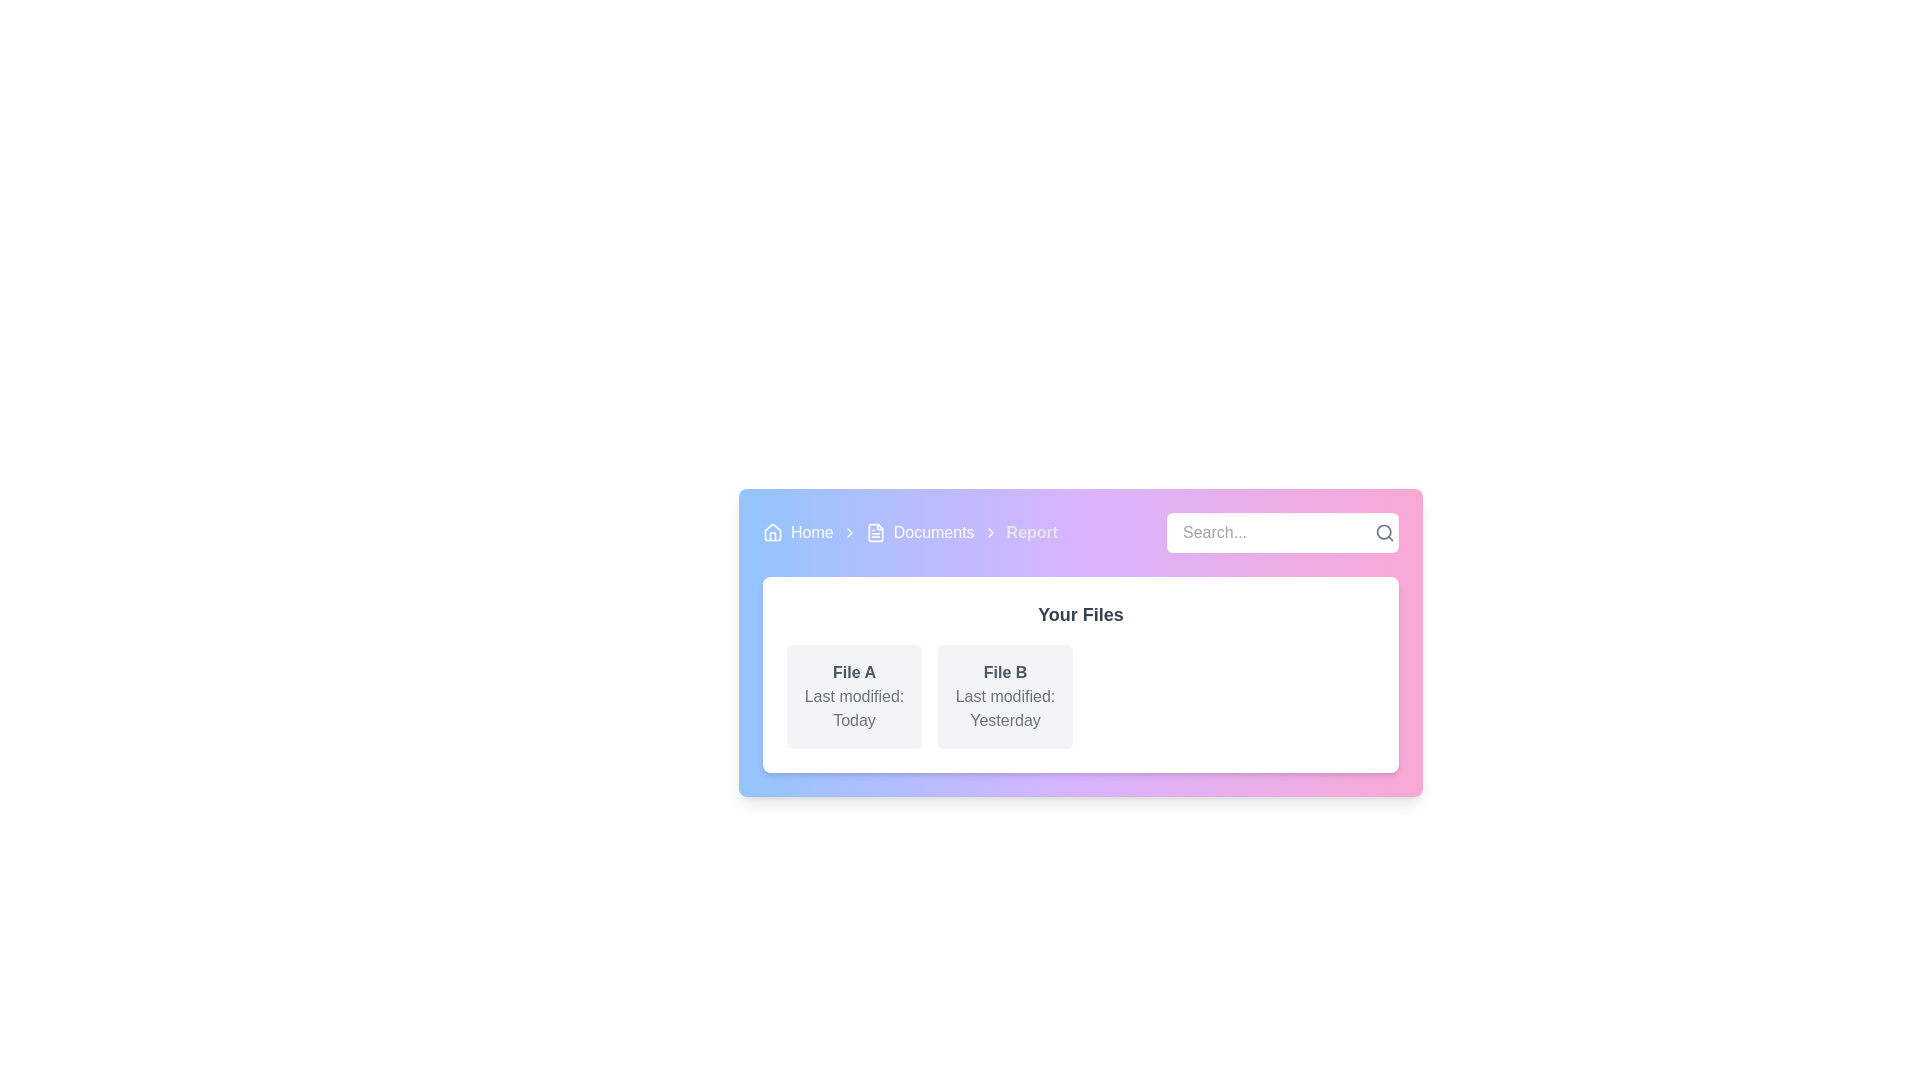 The height and width of the screenshot is (1080, 1920). What do you see at coordinates (875, 531) in the screenshot?
I see `the document icon located to the left of the 'Documents' navigation link in the navigation bar` at bounding box center [875, 531].